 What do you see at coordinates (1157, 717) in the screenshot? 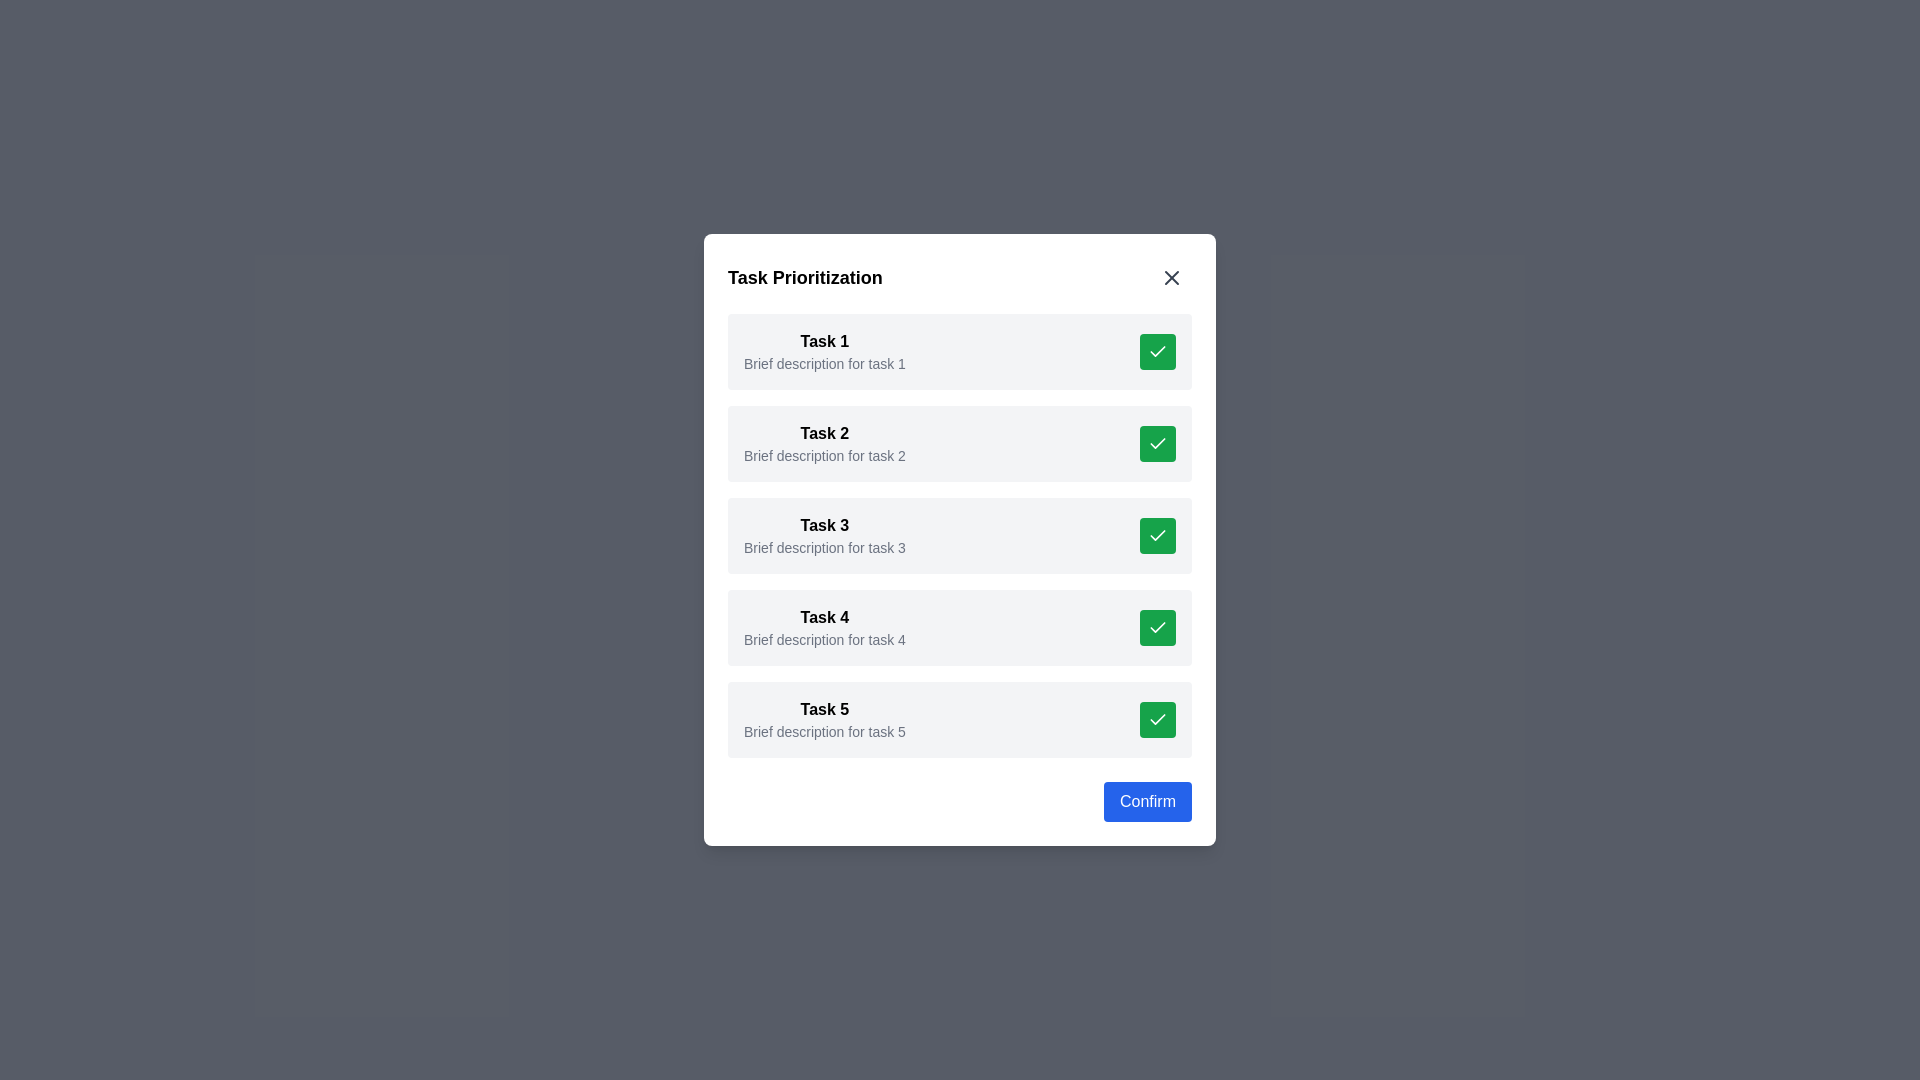
I see `the completion status icon located to the far right of the task description area for 'Task 5'` at bounding box center [1157, 717].